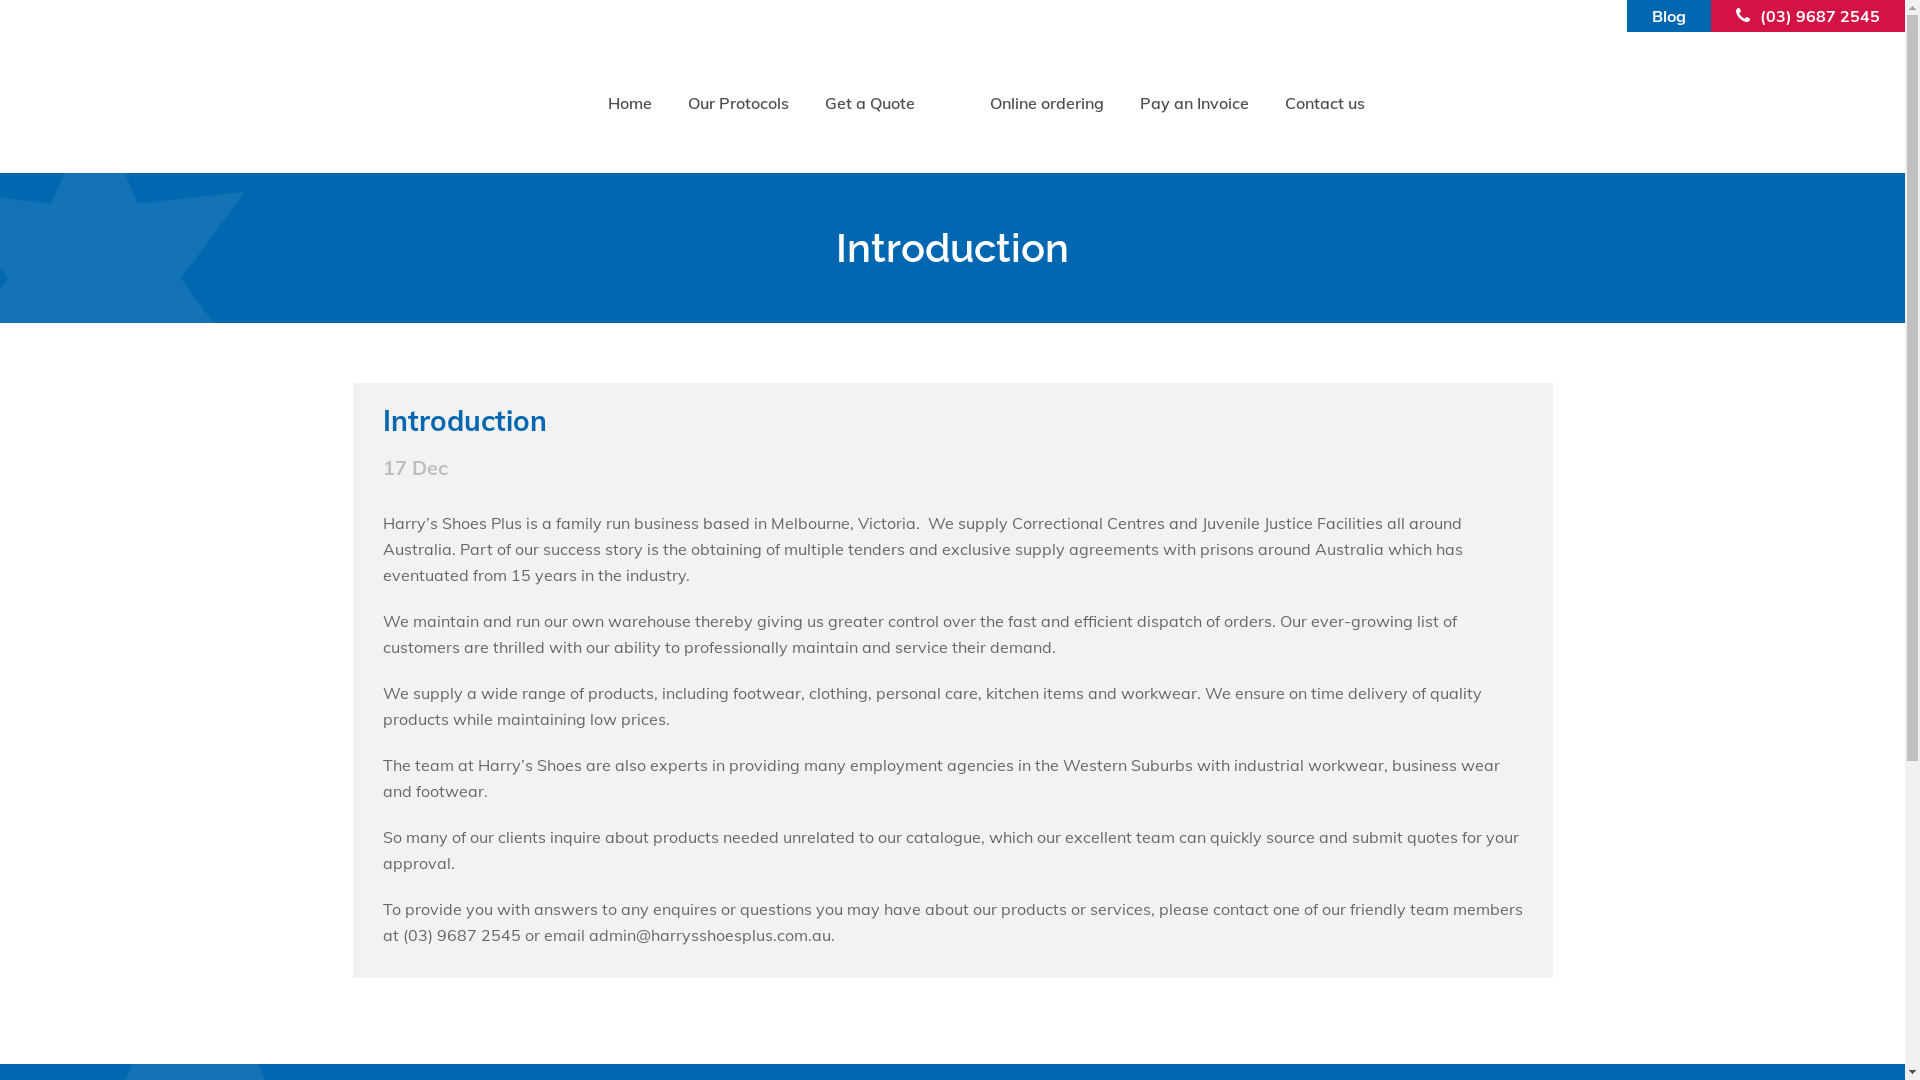  Describe the element at coordinates (971, 103) in the screenshot. I see `'Online ordering'` at that location.